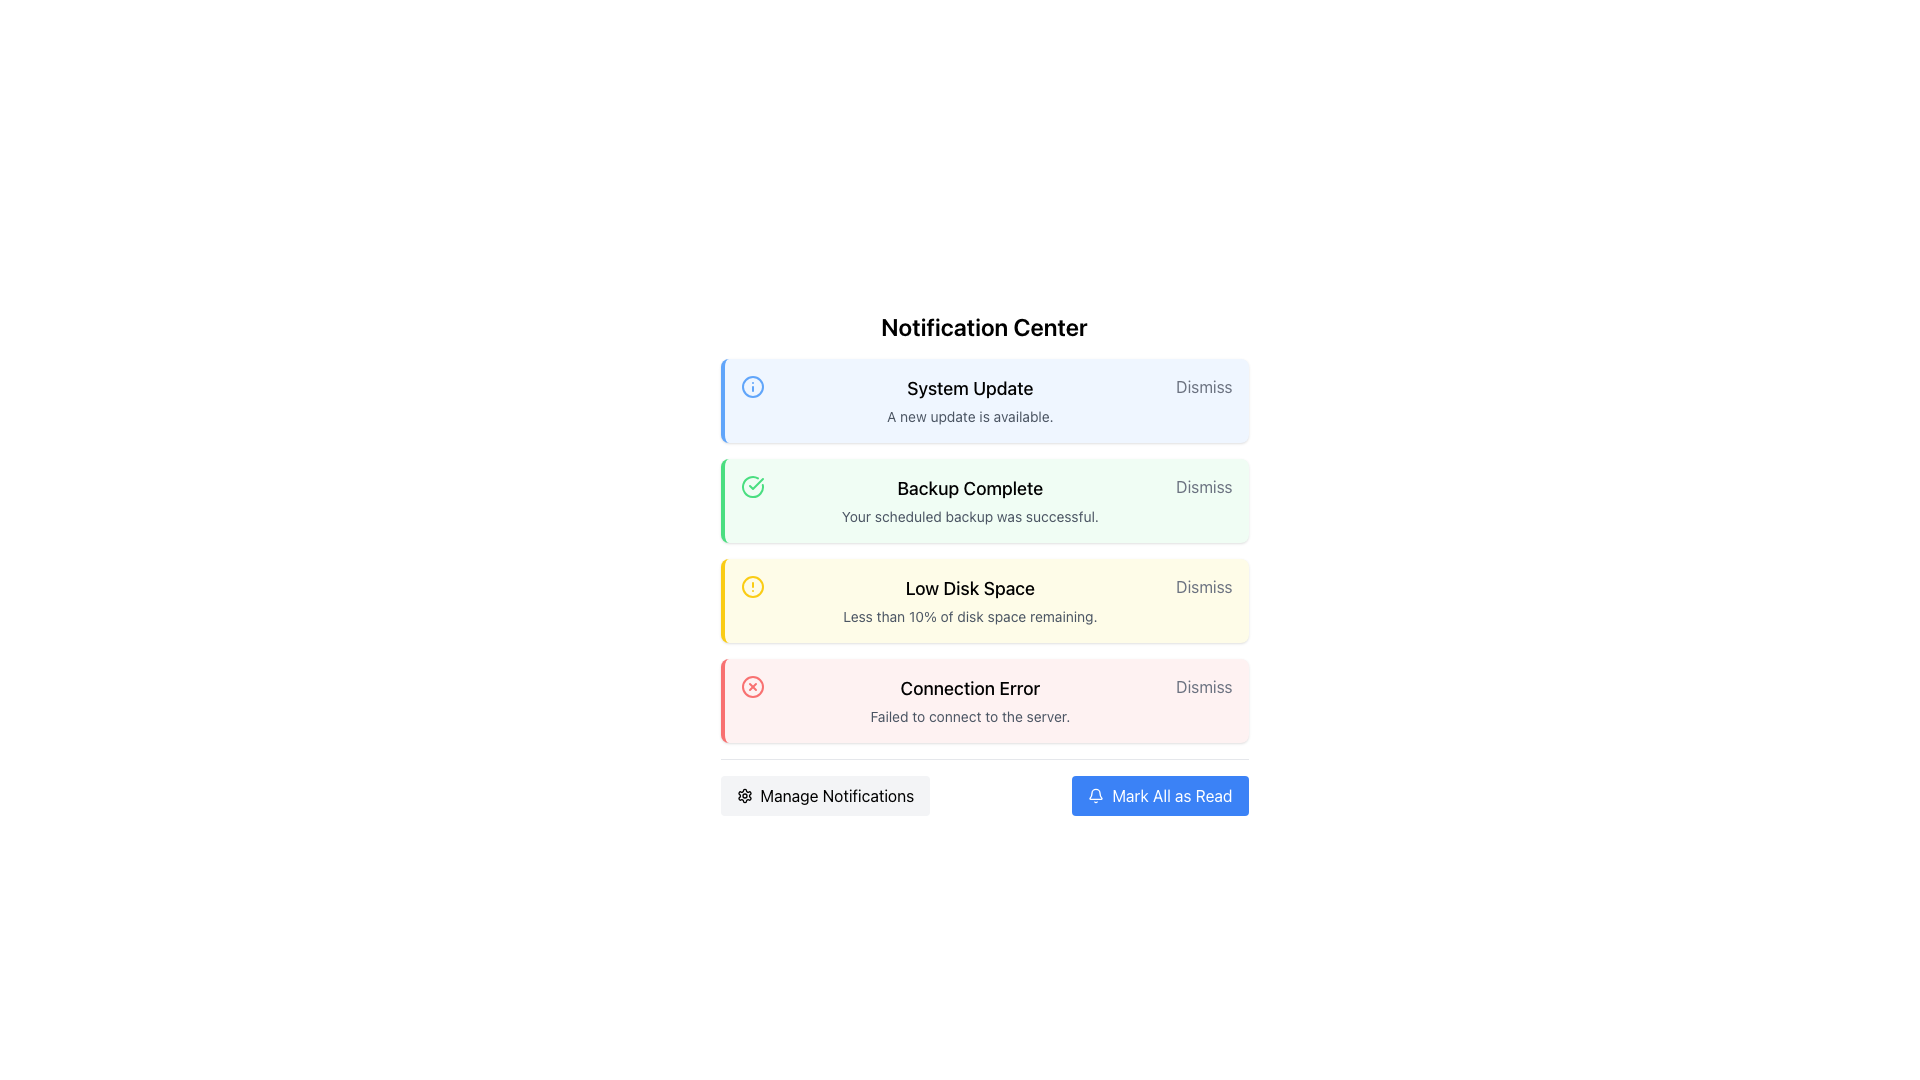  Describe the element at coordinates (1095, 794) in the screenshot. I see `the bell icon located to the left of the 'Mark All as Read' text within the blue button at the bottom right of the interface to indicate notifications or actions related to notifications` at that location.